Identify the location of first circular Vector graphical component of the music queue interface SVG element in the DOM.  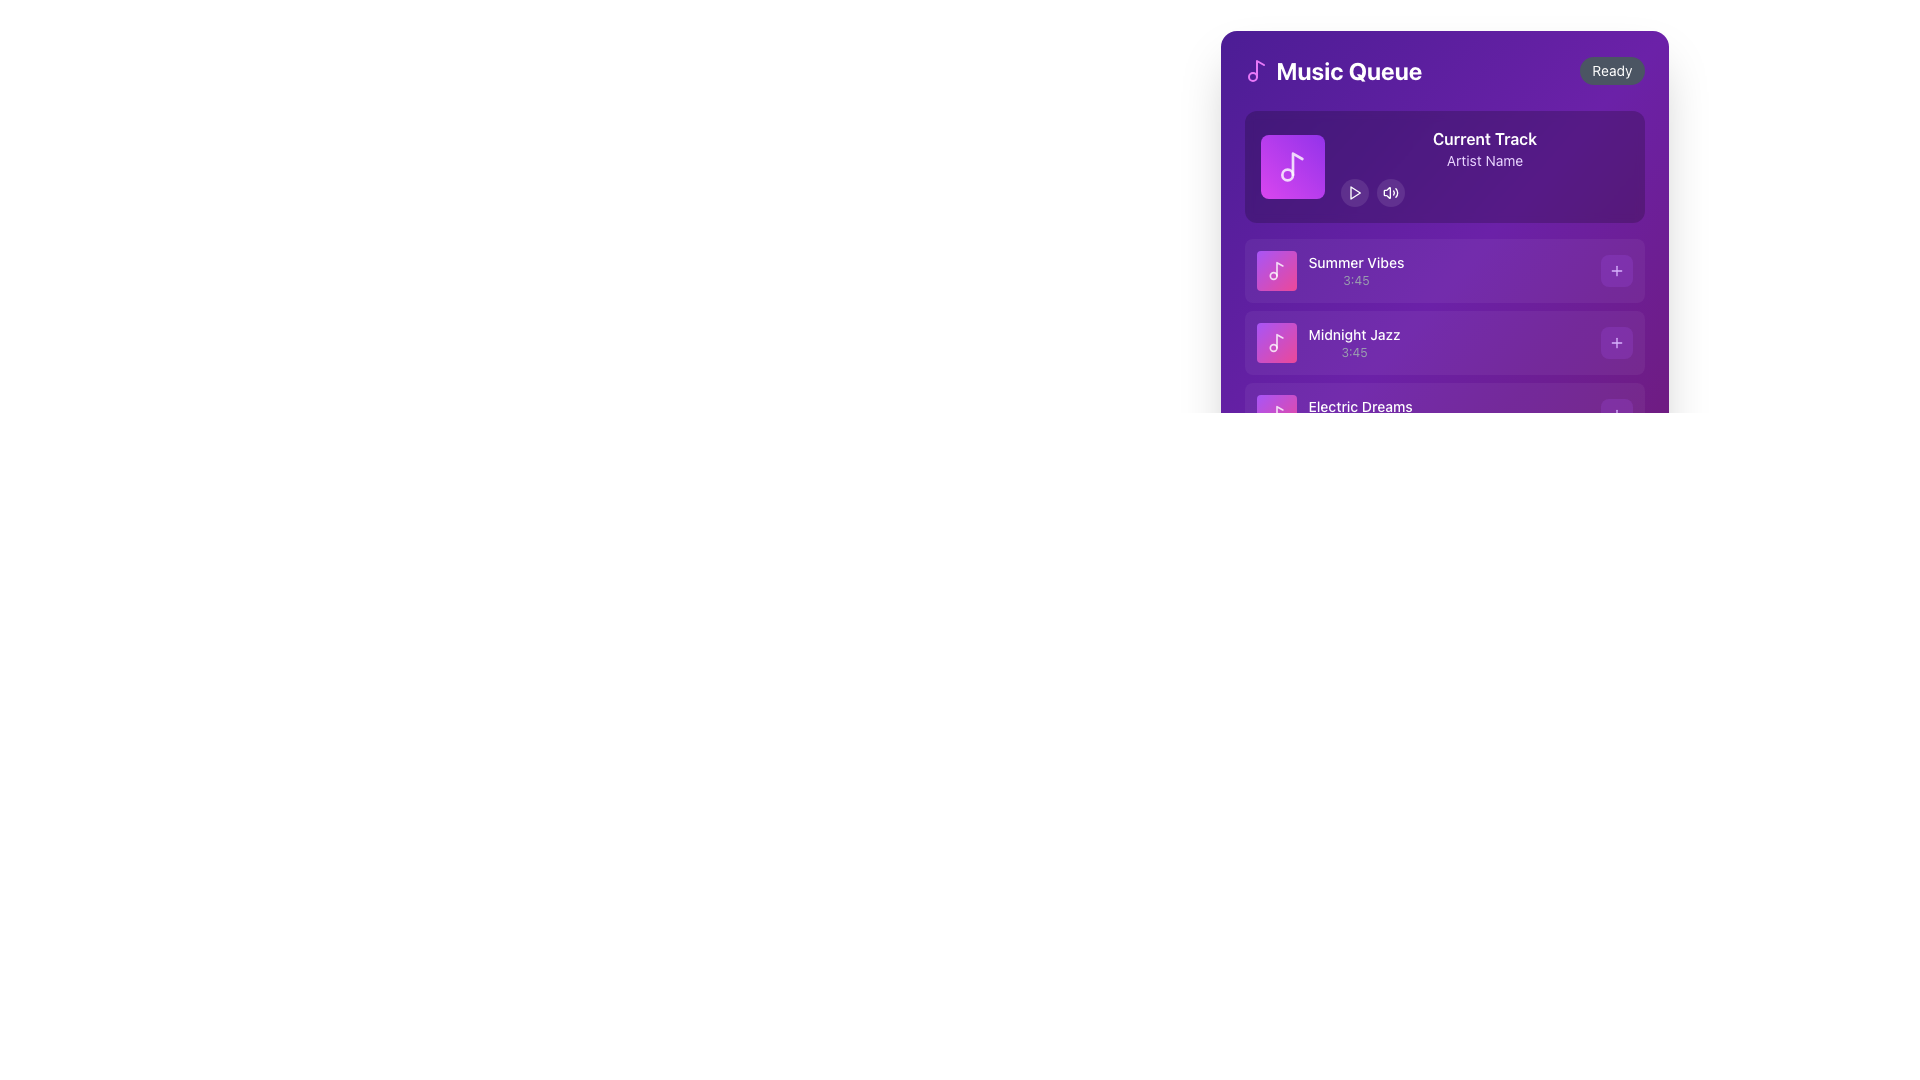
(1287, 173).